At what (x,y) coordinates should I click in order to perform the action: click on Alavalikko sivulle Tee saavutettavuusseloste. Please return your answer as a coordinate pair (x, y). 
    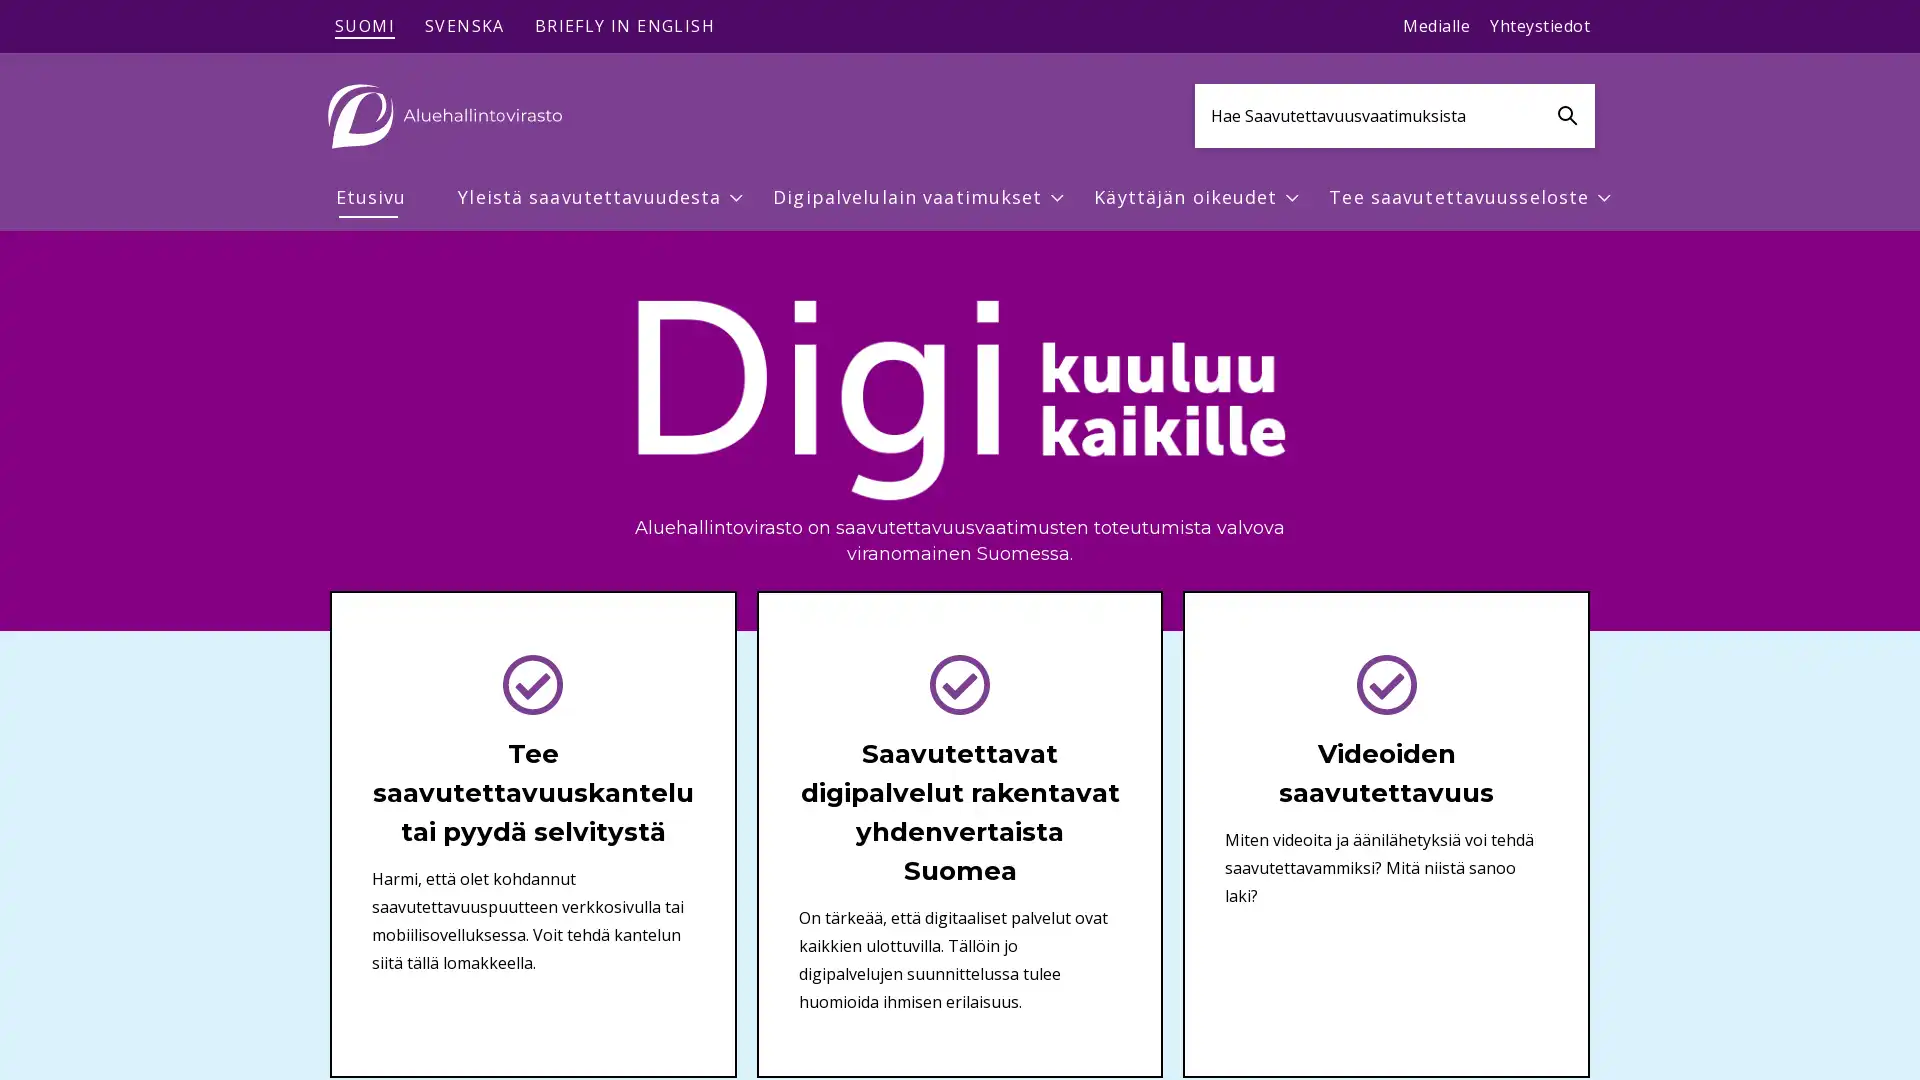
    Looking at the image, I should click on (1603, 197).